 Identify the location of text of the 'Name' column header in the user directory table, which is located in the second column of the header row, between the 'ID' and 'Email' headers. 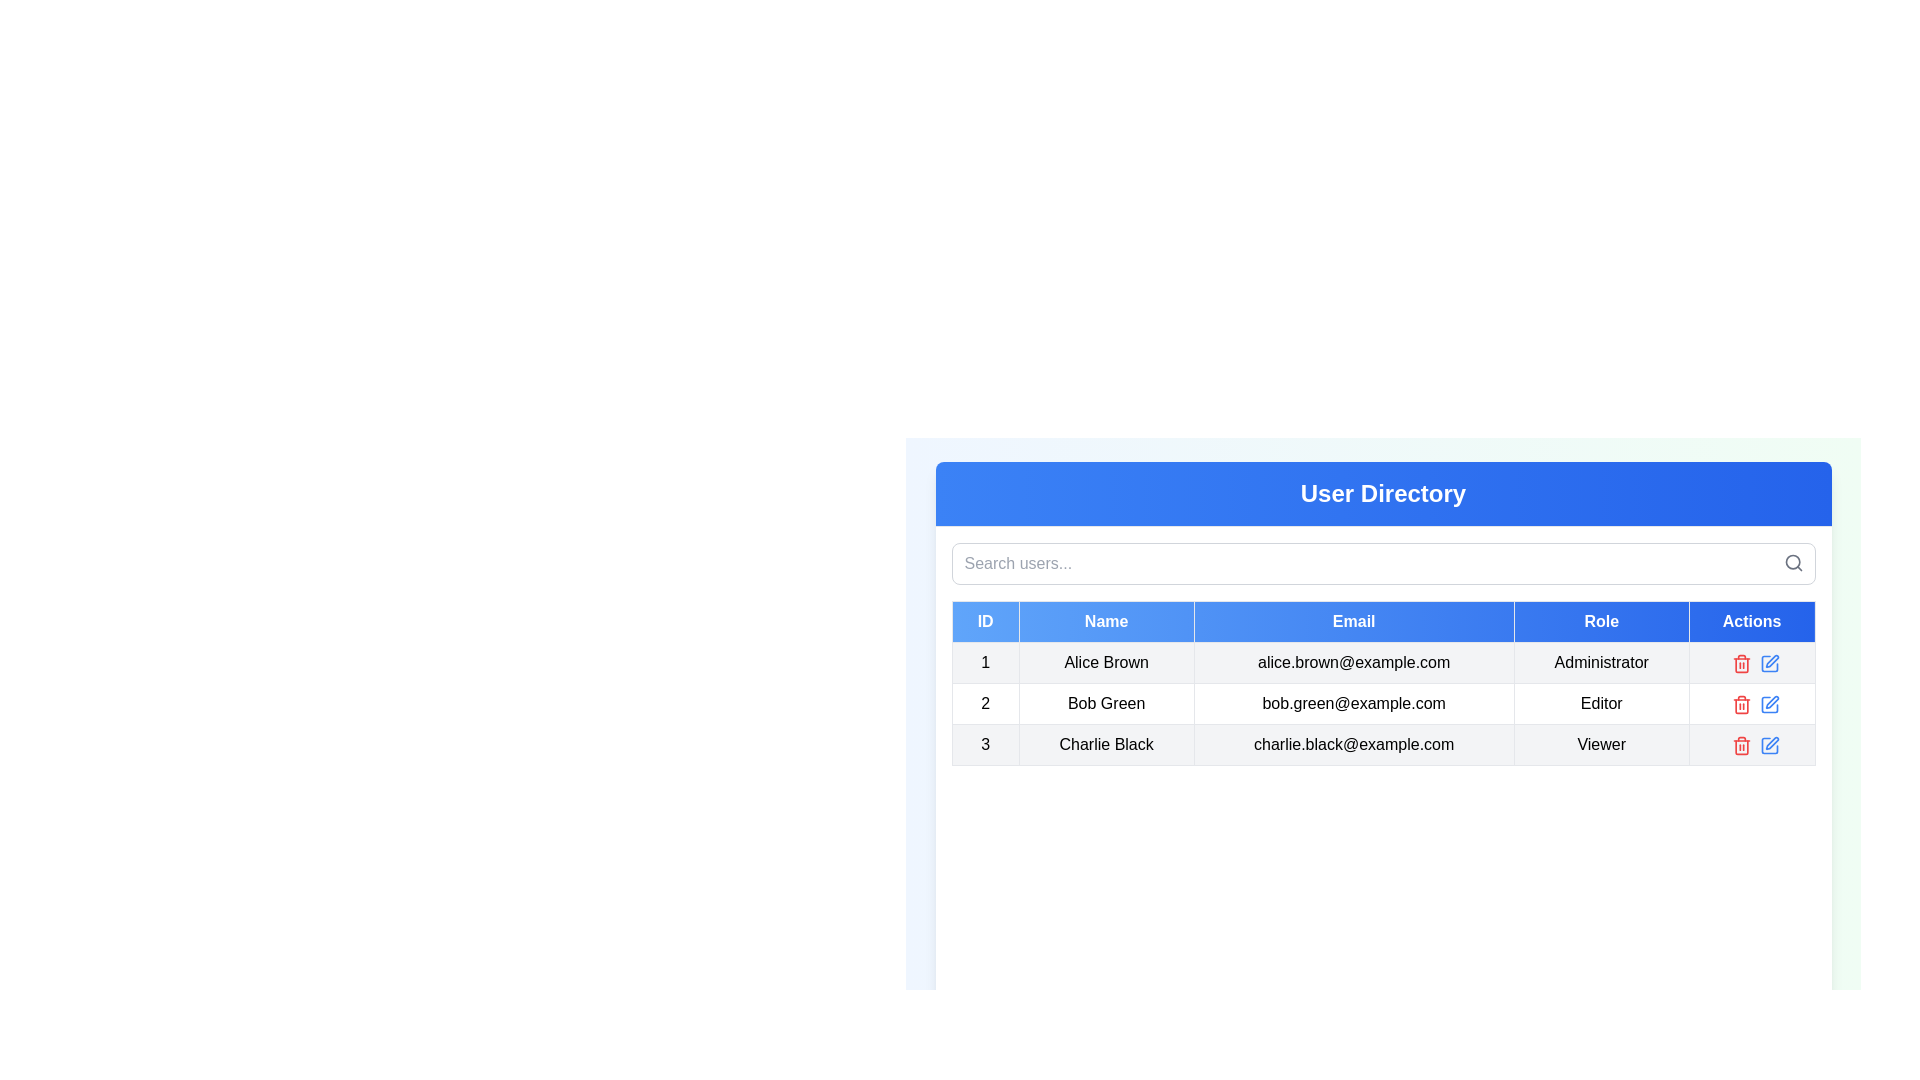
(1105, 620).